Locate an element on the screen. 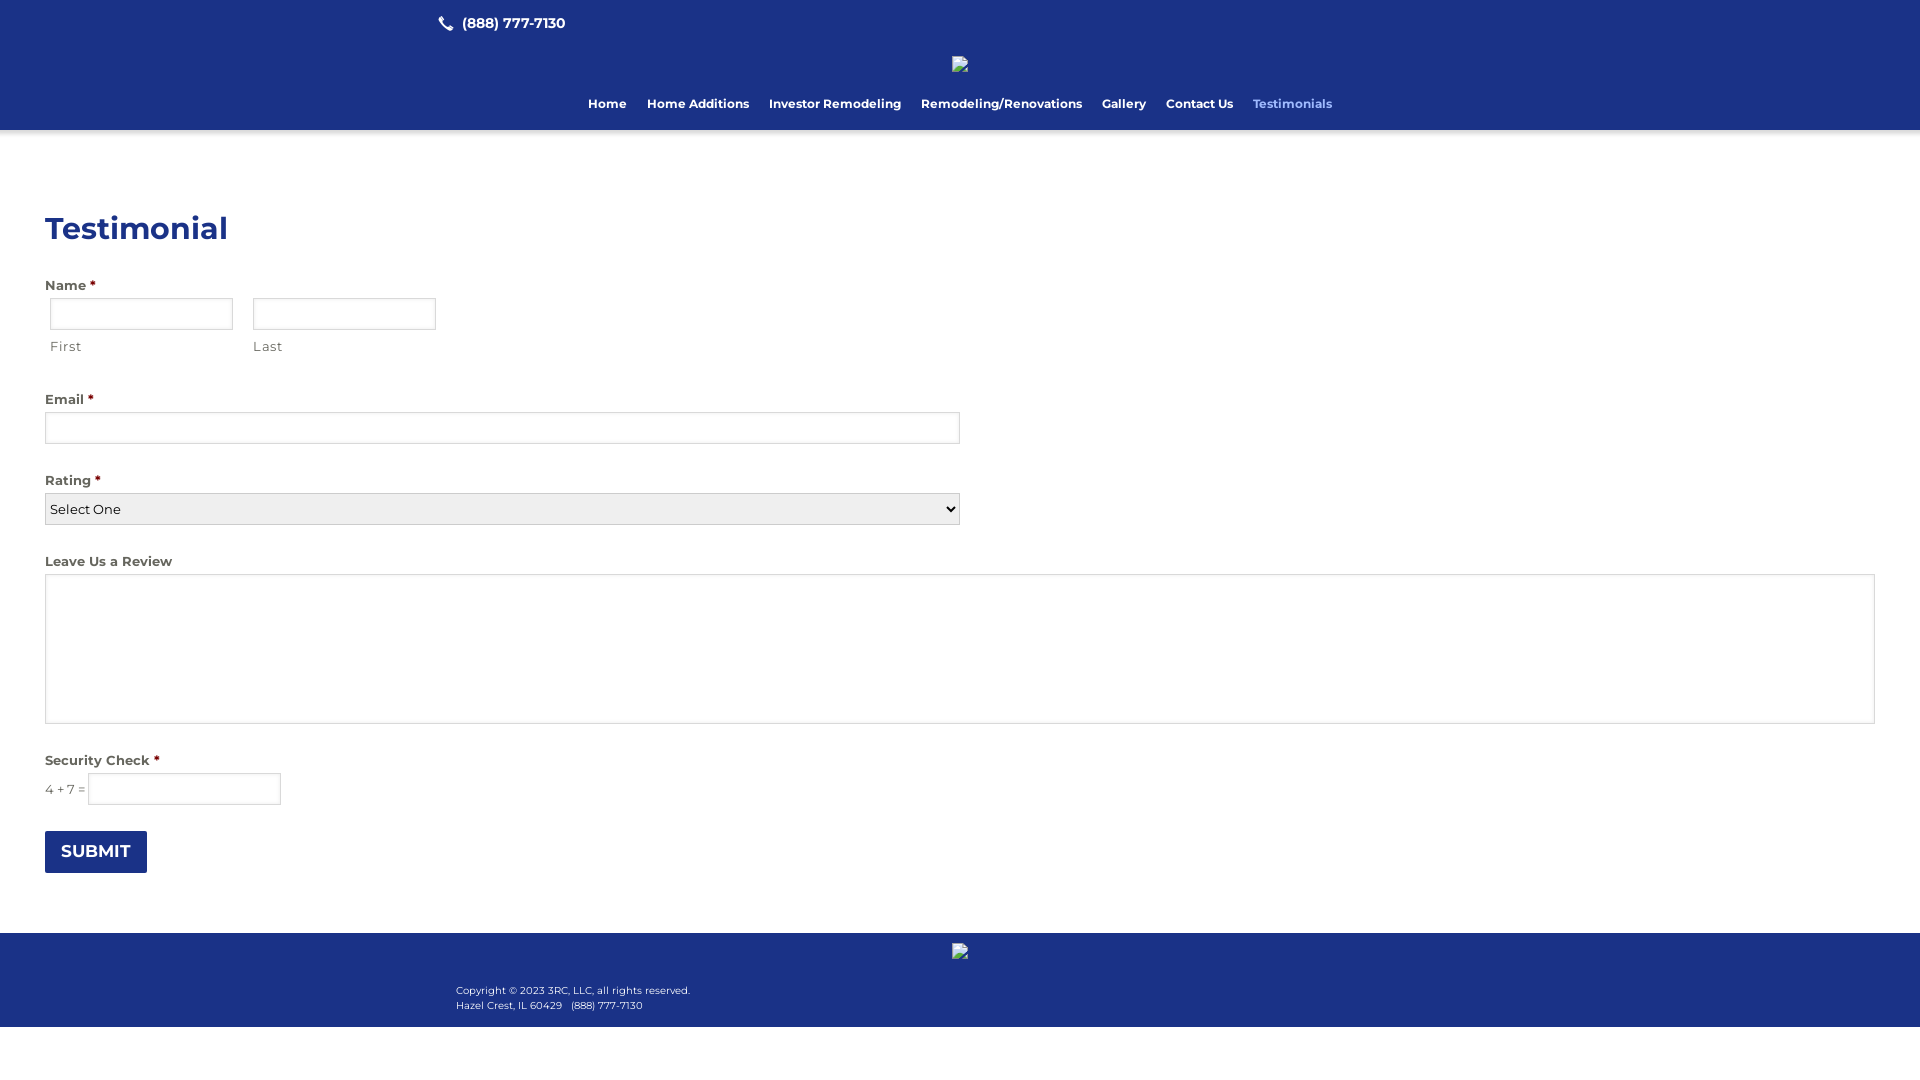  'Home Additions' is located at coordinates (636, 104).